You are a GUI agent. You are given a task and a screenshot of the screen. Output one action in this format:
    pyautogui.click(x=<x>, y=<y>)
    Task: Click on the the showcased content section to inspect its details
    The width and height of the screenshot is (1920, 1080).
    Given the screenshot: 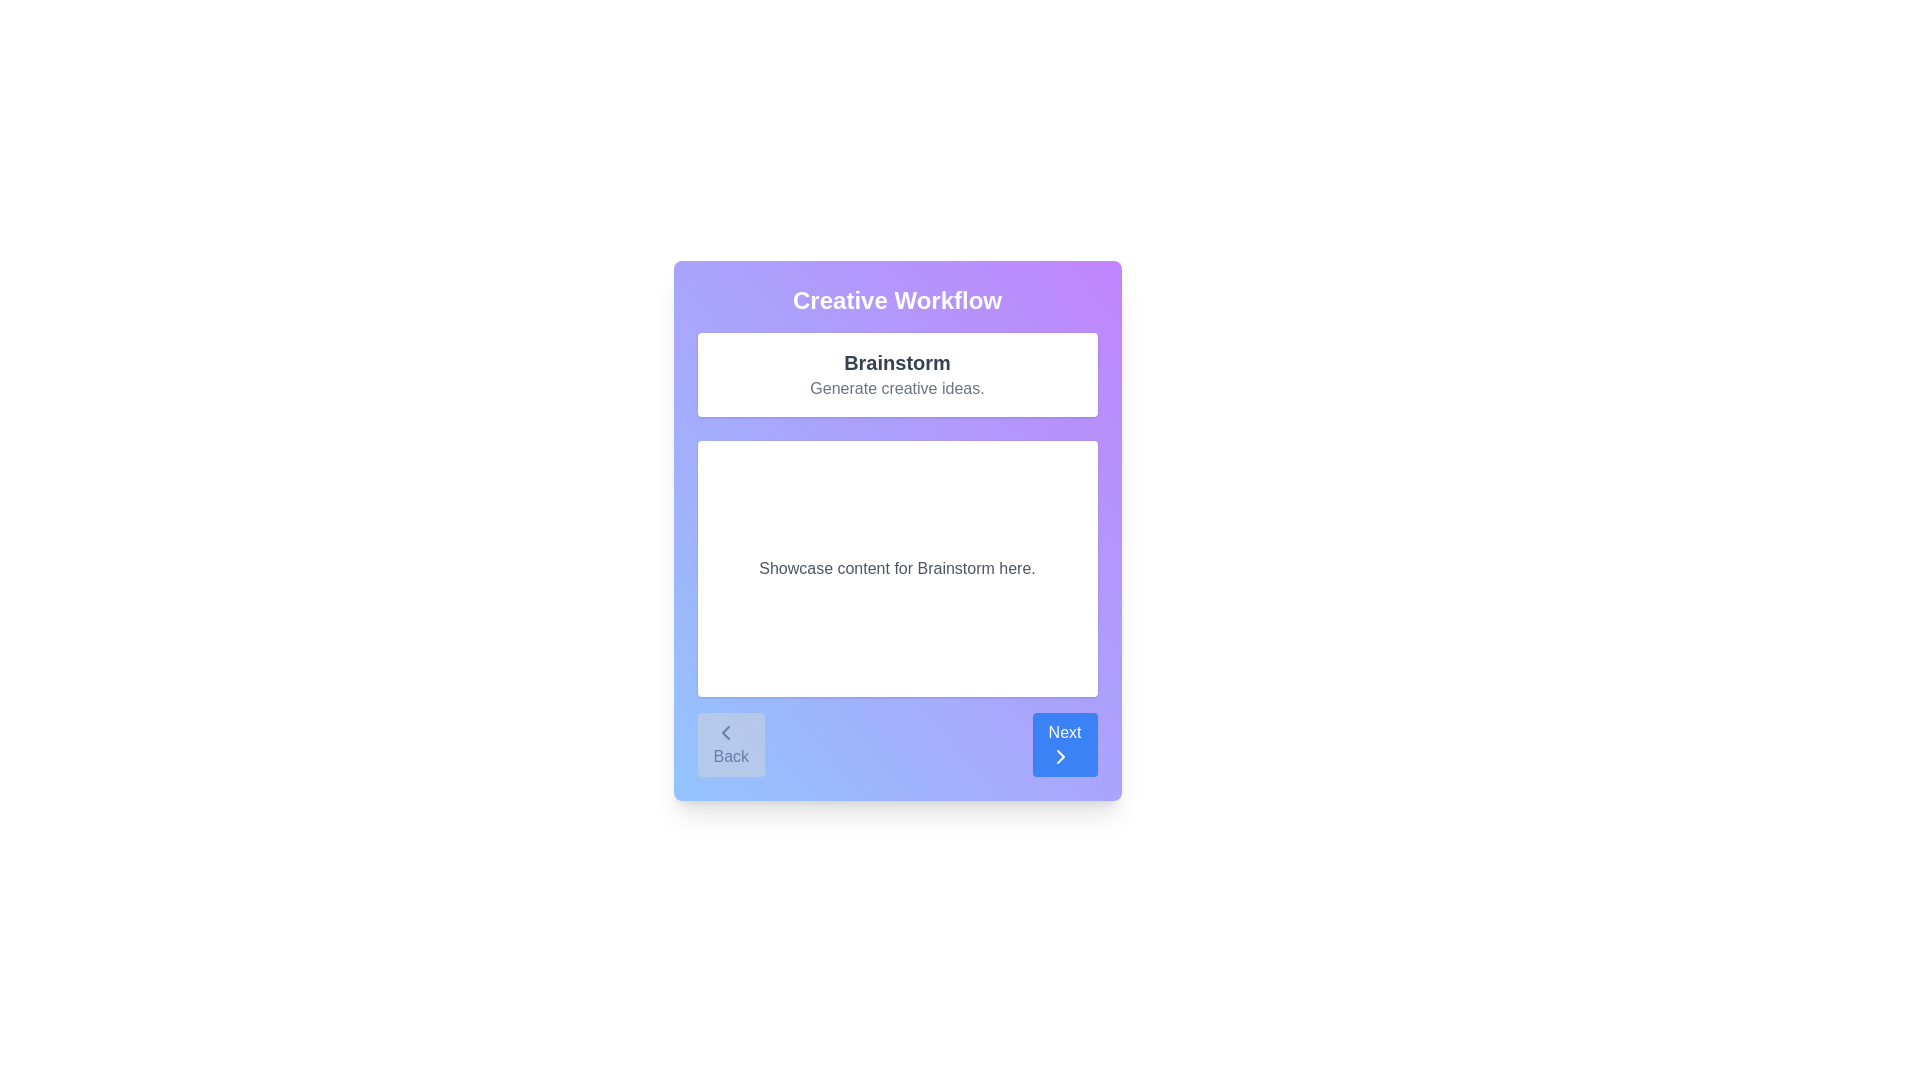 What is the action you would take?
    pyautogui.click(x=896, y=569)
    